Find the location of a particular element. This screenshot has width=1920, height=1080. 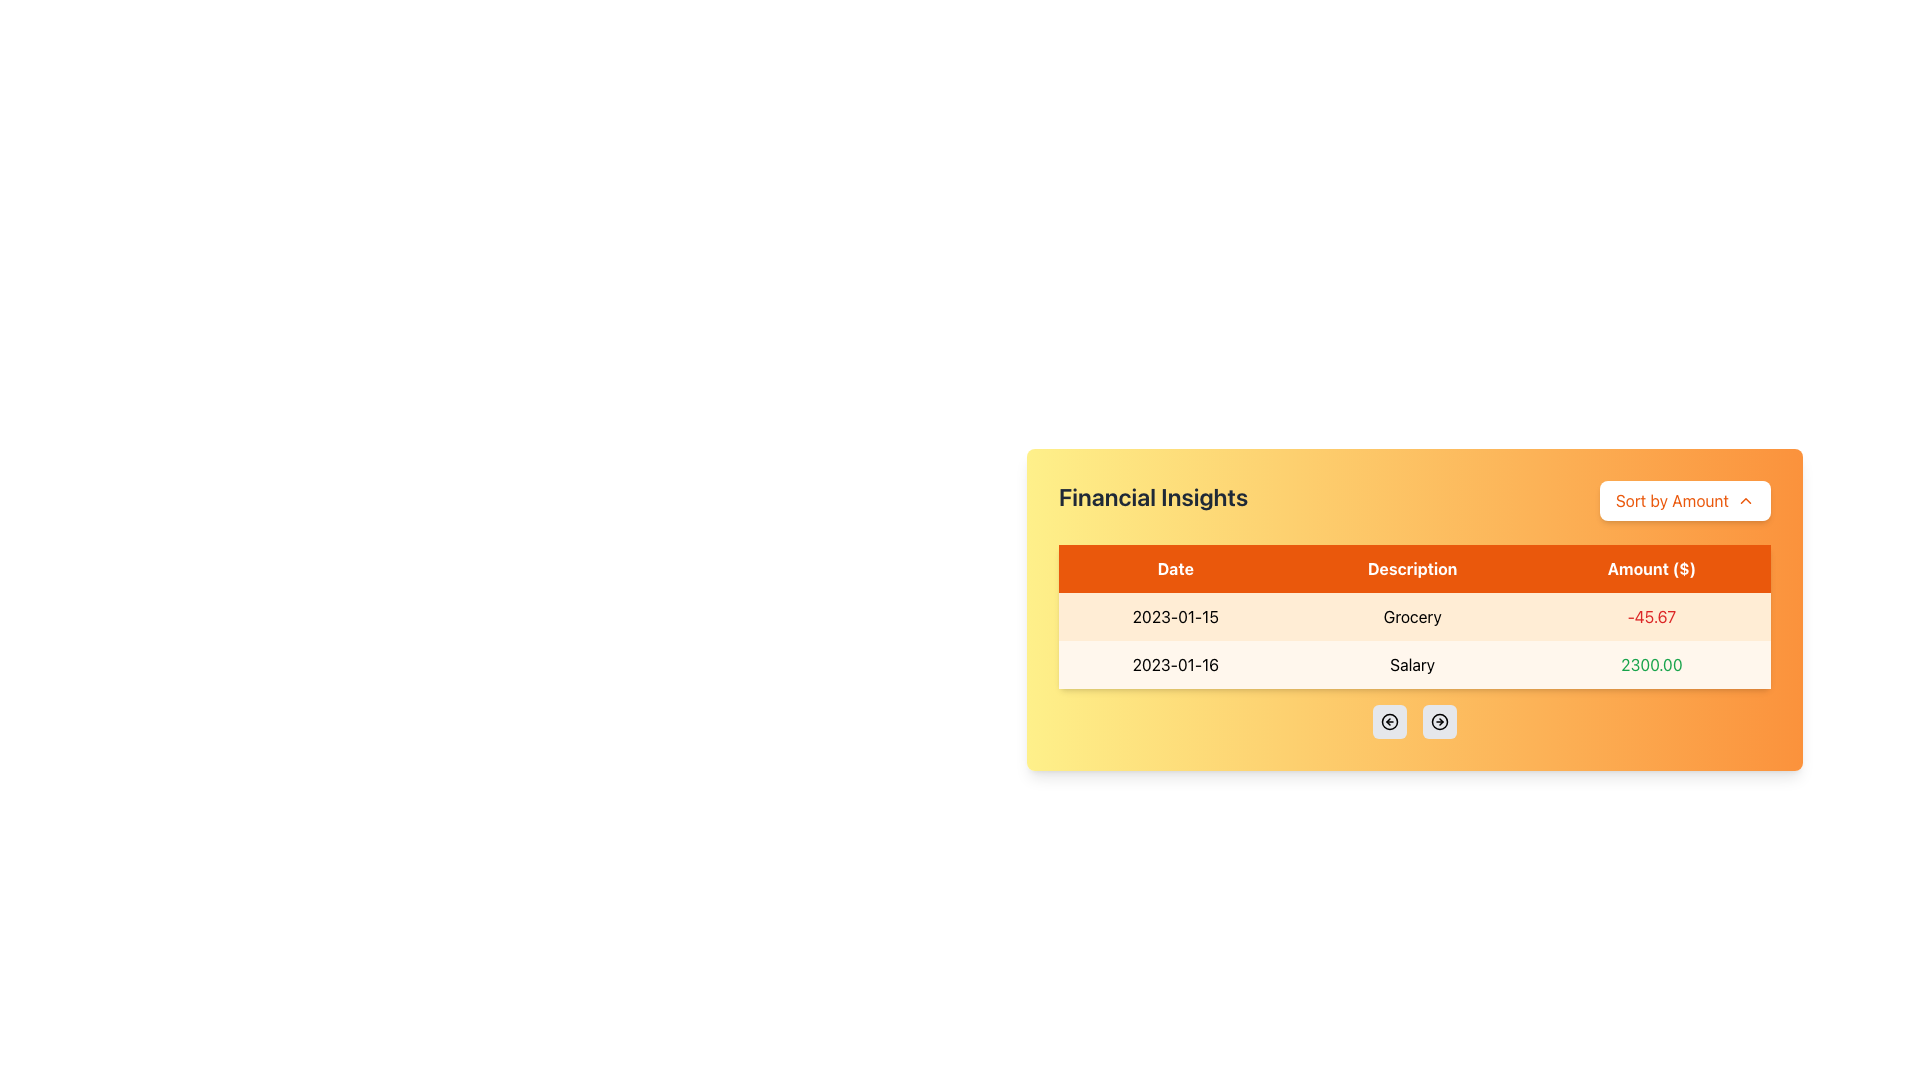

the text label that displays 'Amount ($)', which is styled in bold white font on a dark orange background and serves as a header in a table layout is located at coordinates (1651, 569).